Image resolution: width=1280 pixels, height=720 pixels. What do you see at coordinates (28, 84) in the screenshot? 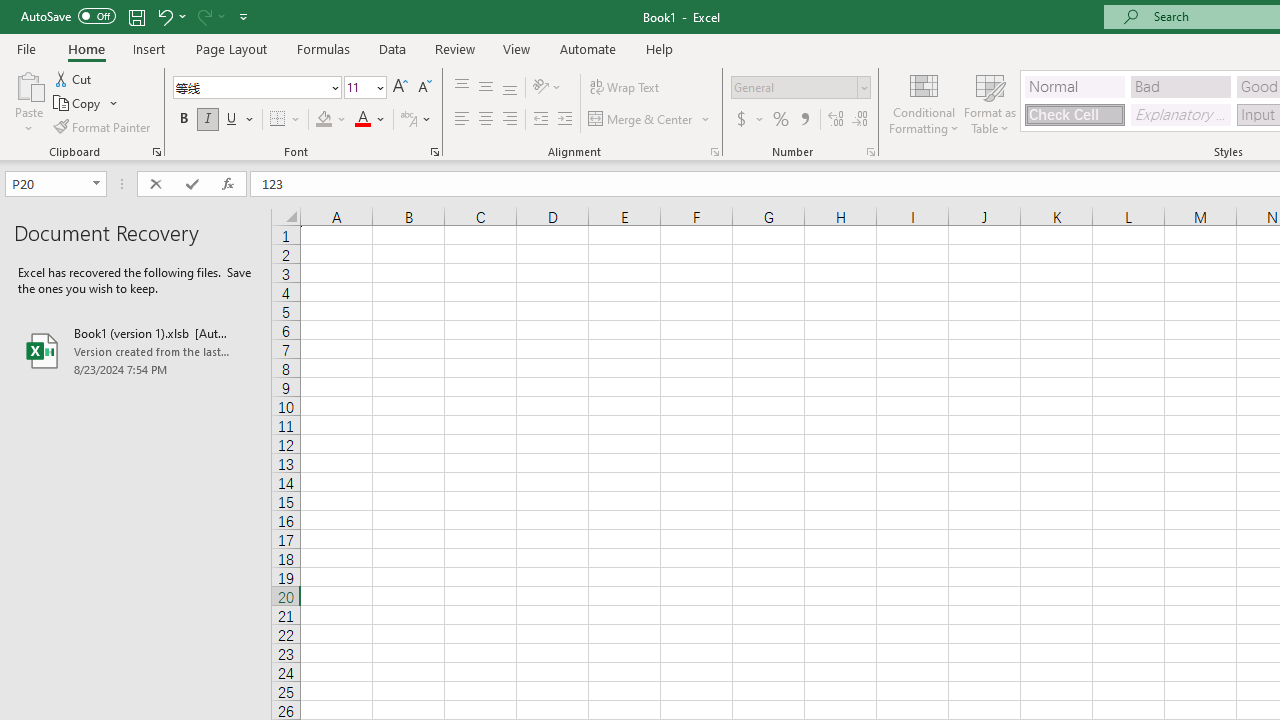
I see `'Paste'` at bounding box center [28, 84].